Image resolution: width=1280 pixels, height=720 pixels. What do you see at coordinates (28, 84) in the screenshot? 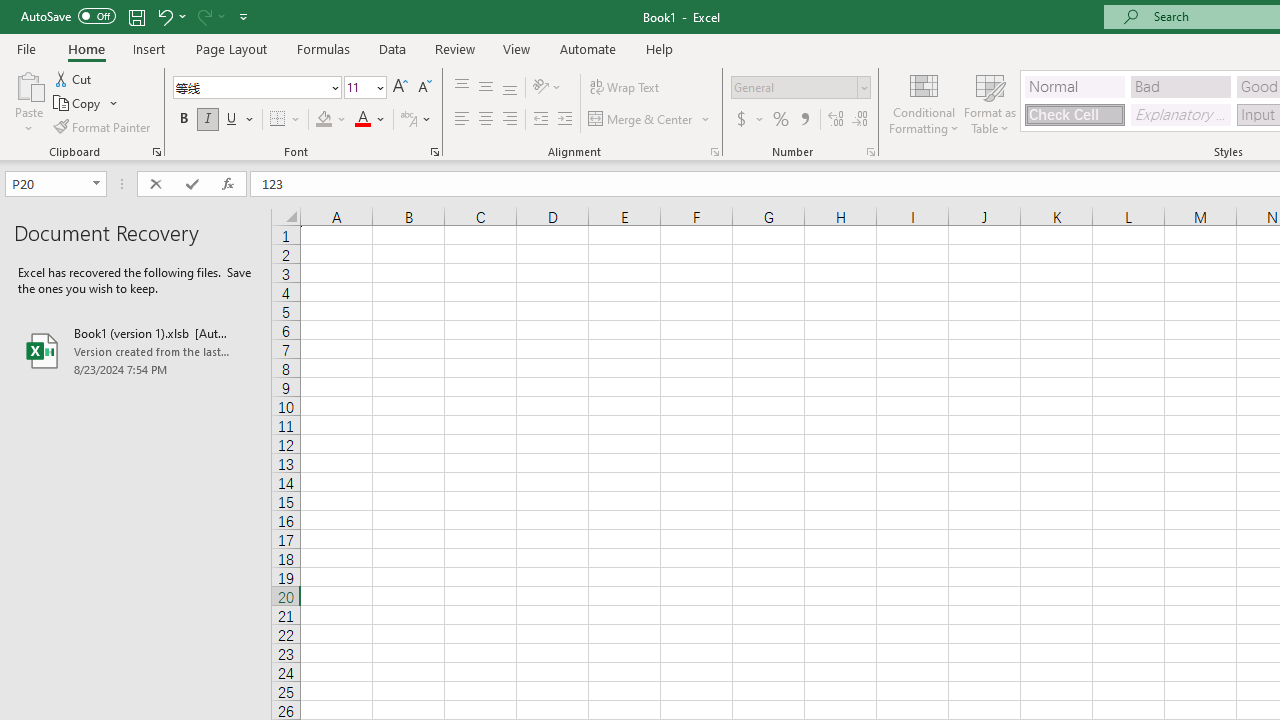
I see `'Paste'` at bounding box center [28, 84].